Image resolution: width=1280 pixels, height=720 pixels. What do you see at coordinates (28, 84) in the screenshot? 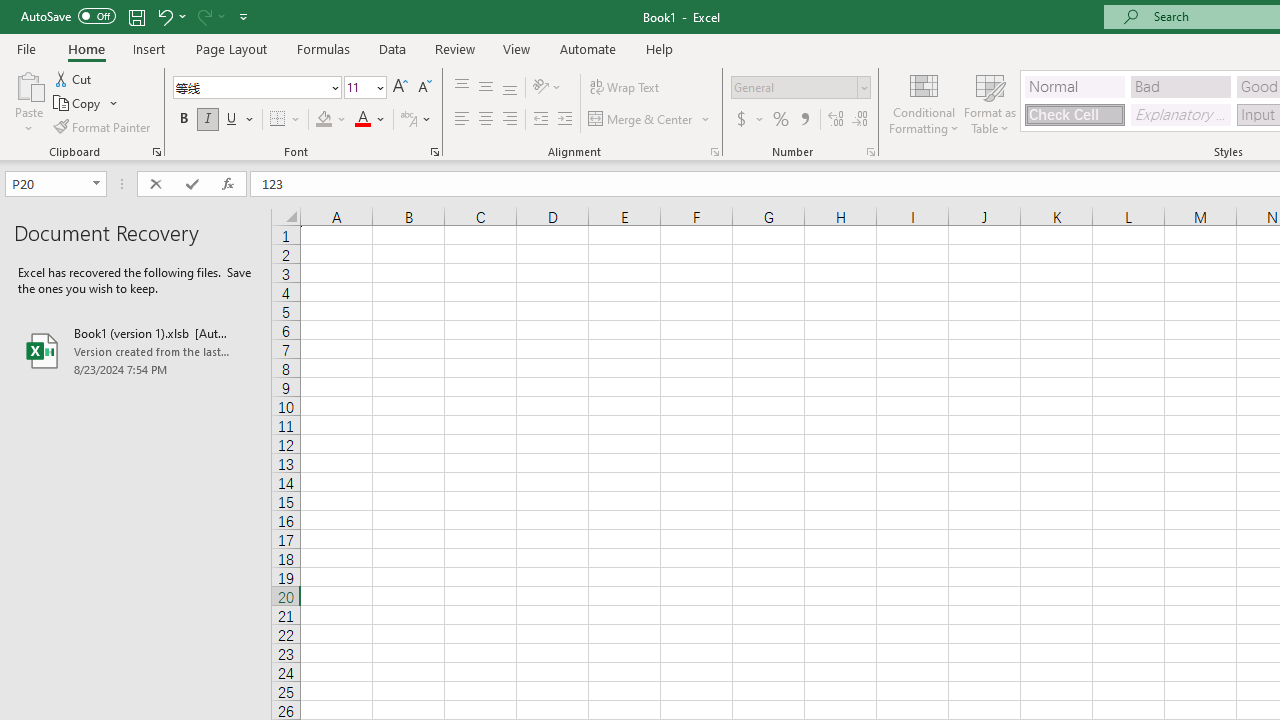
I see `'Paste'` at bounding box center [28, 84].